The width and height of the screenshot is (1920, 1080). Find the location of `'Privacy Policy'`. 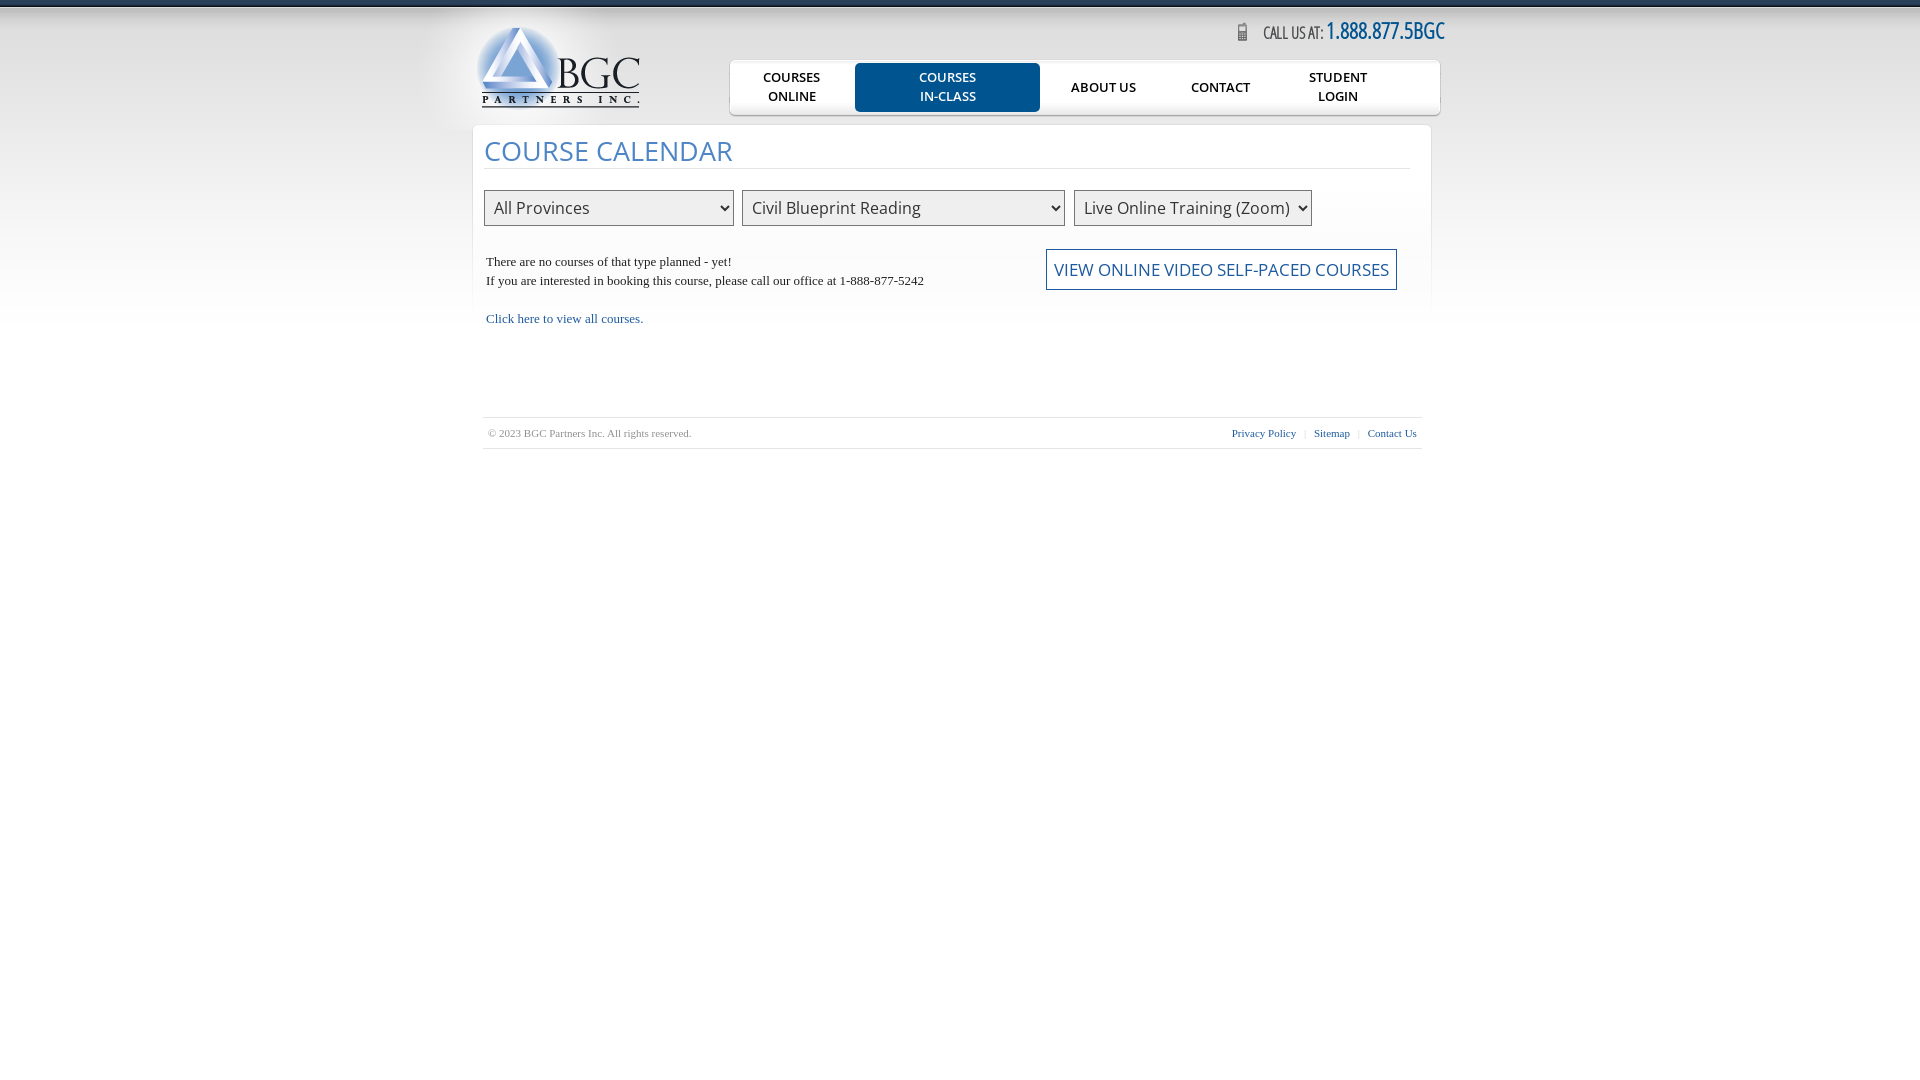

'Privacy Policy' is located at coordinates (1262, 431).